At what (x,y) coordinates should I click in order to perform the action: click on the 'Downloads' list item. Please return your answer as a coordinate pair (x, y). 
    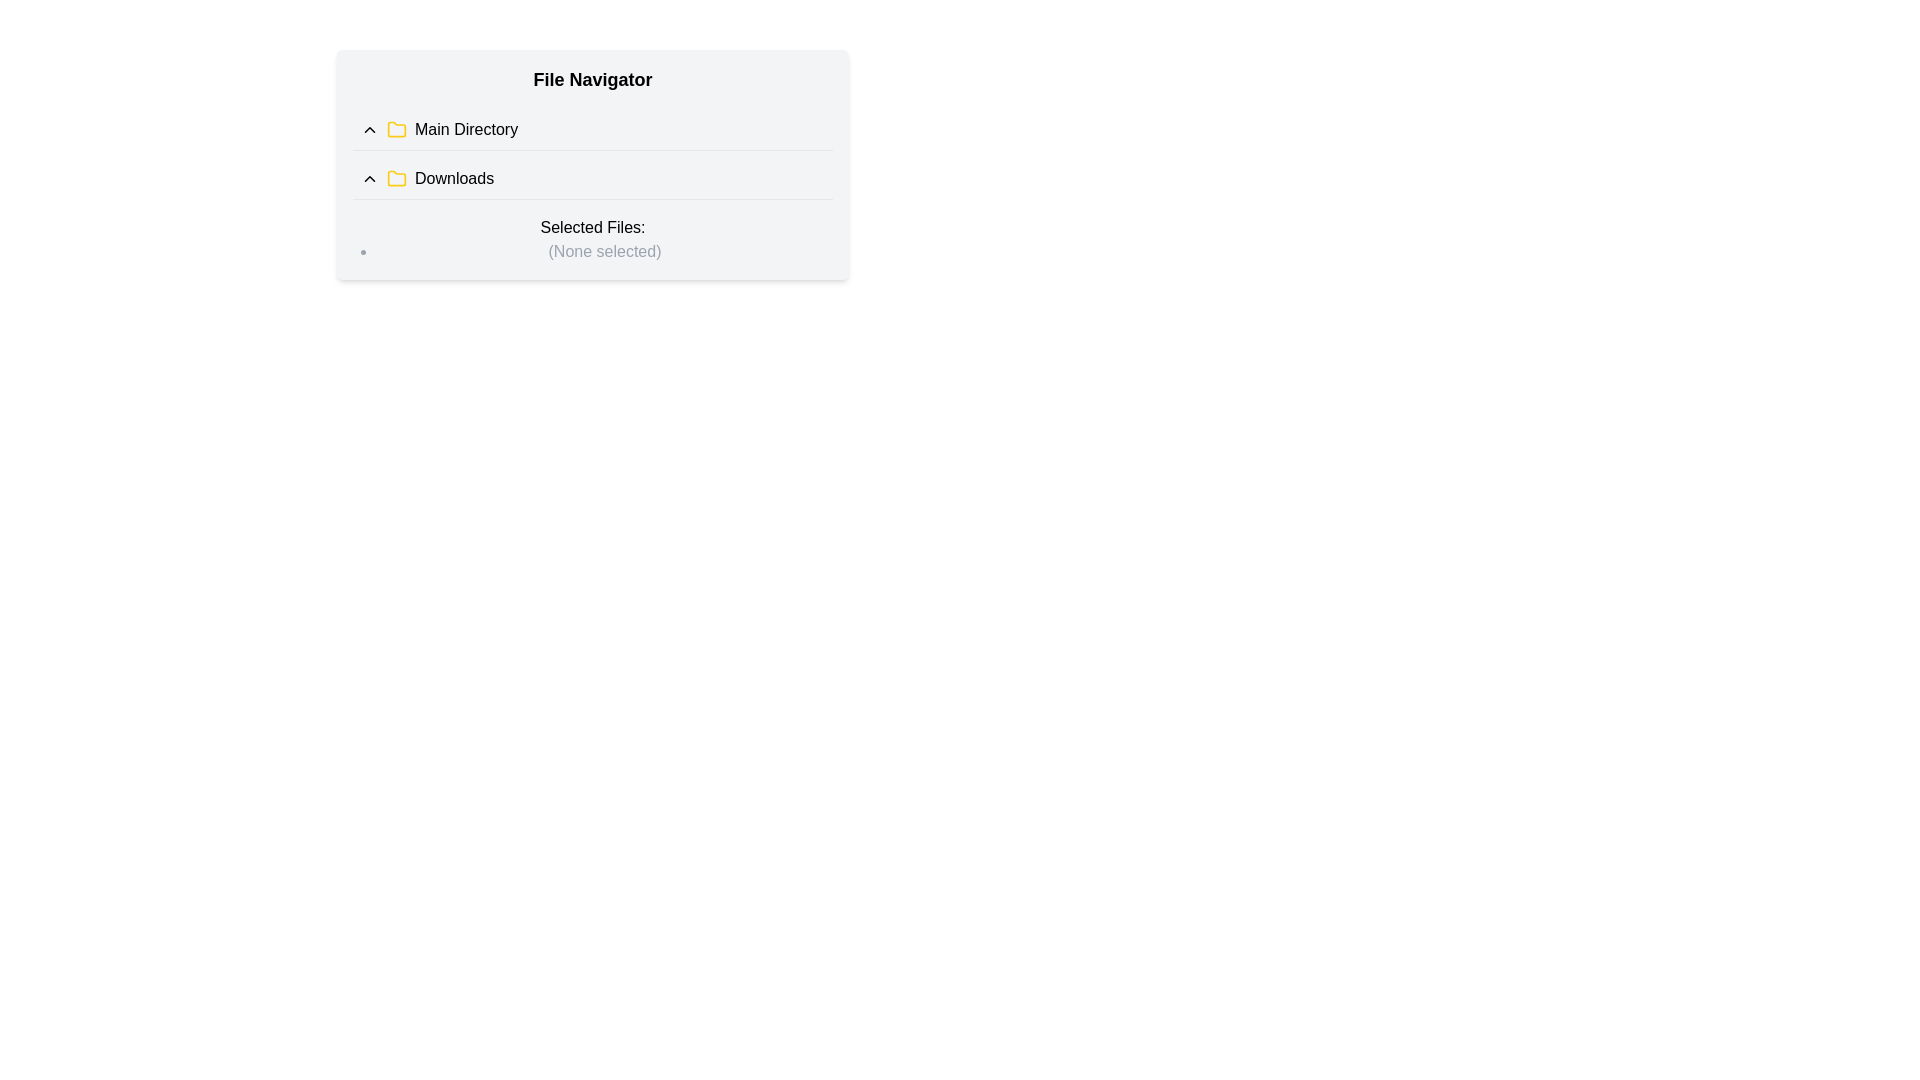
    Looking at the image, I should click on (592, 177).